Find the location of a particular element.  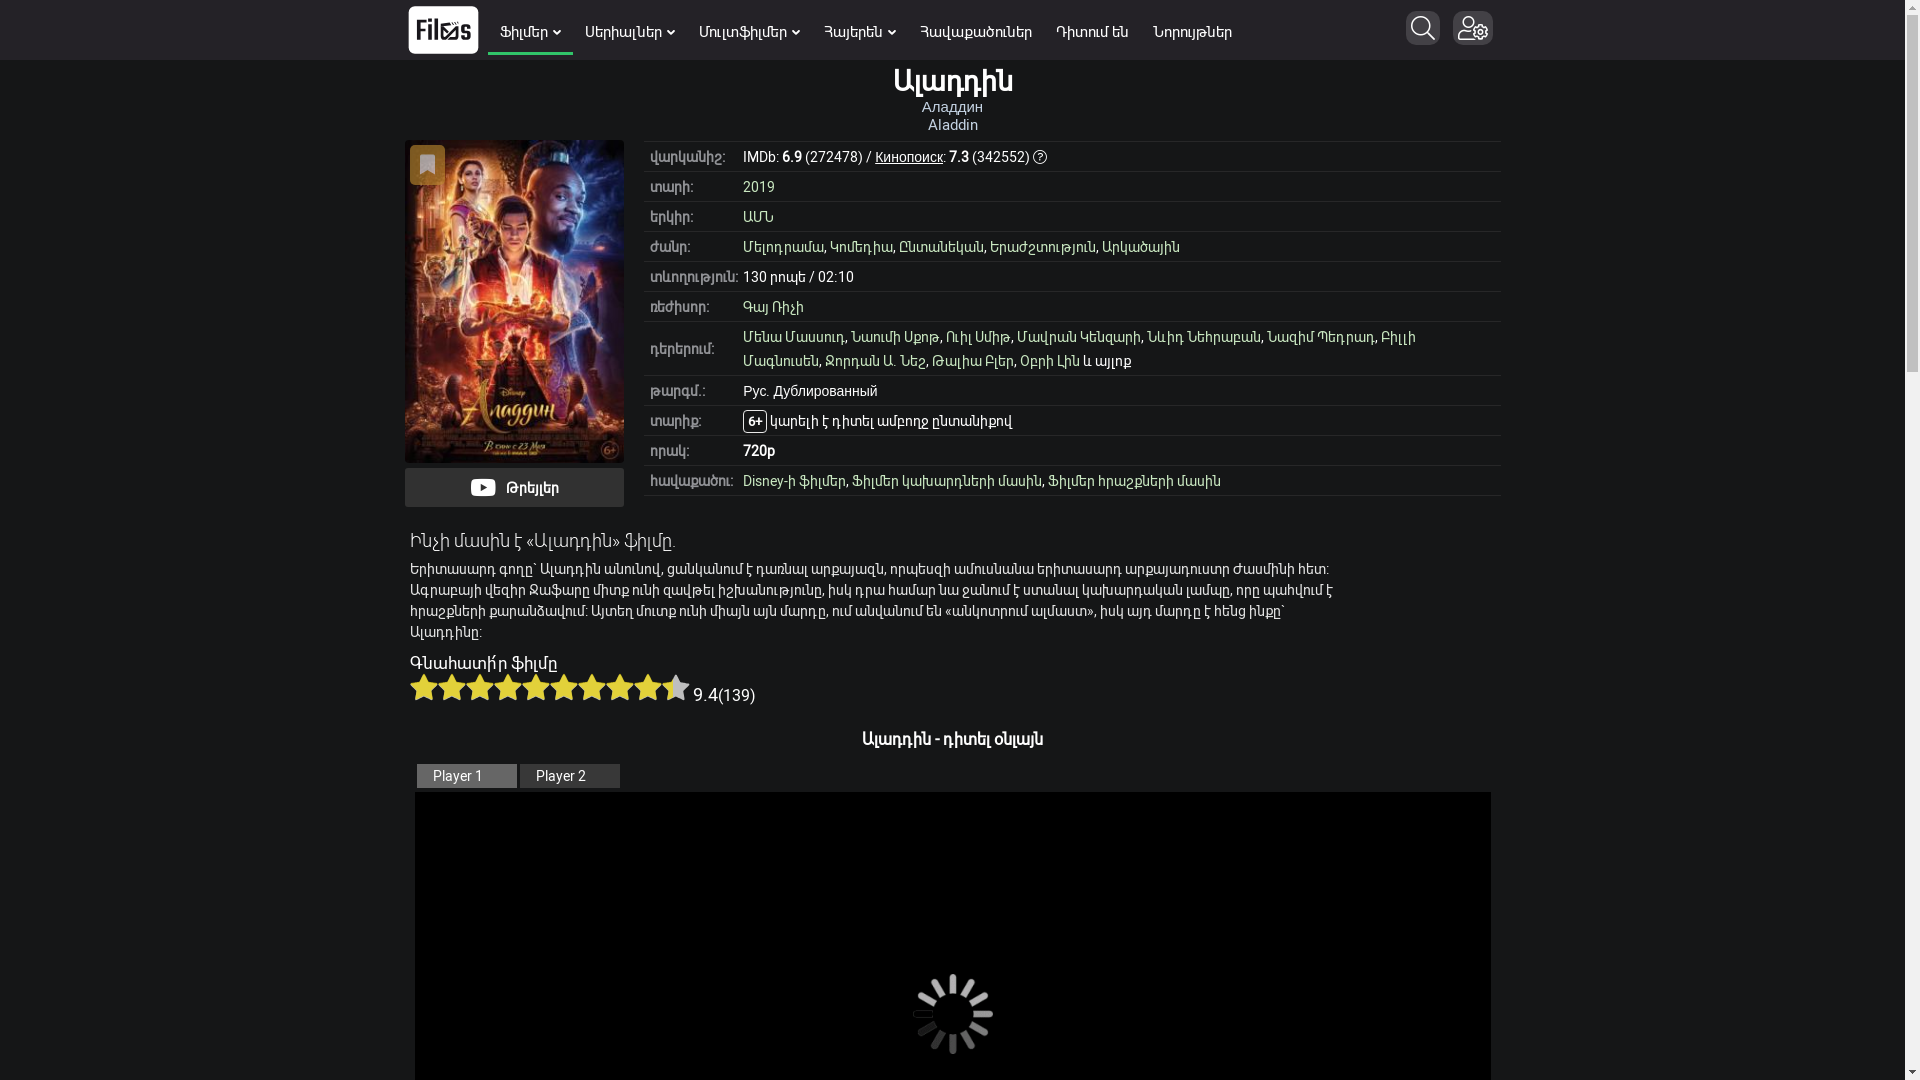

'9' is located at coordinates (632, 685).